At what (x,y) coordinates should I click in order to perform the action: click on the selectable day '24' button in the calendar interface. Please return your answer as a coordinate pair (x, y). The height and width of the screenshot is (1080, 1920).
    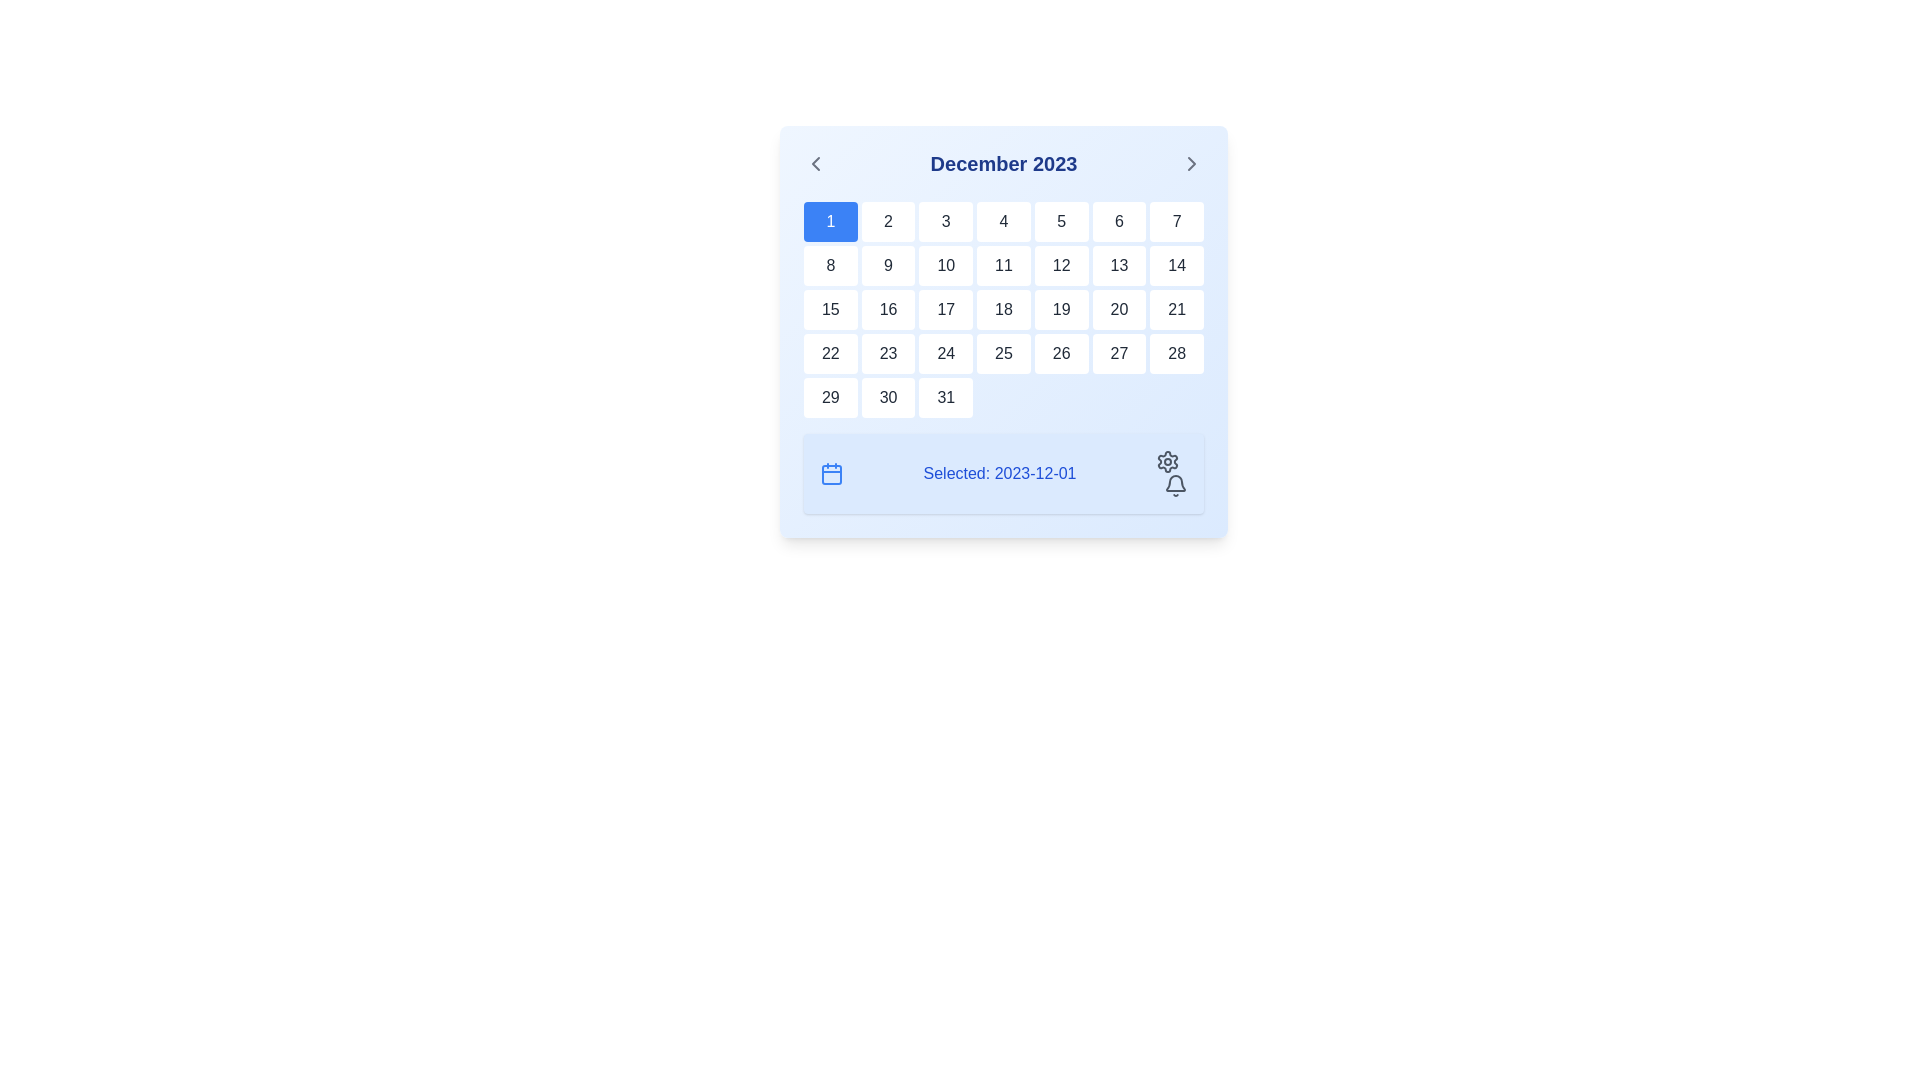
    Looking at the image, I should click on (945, 353).